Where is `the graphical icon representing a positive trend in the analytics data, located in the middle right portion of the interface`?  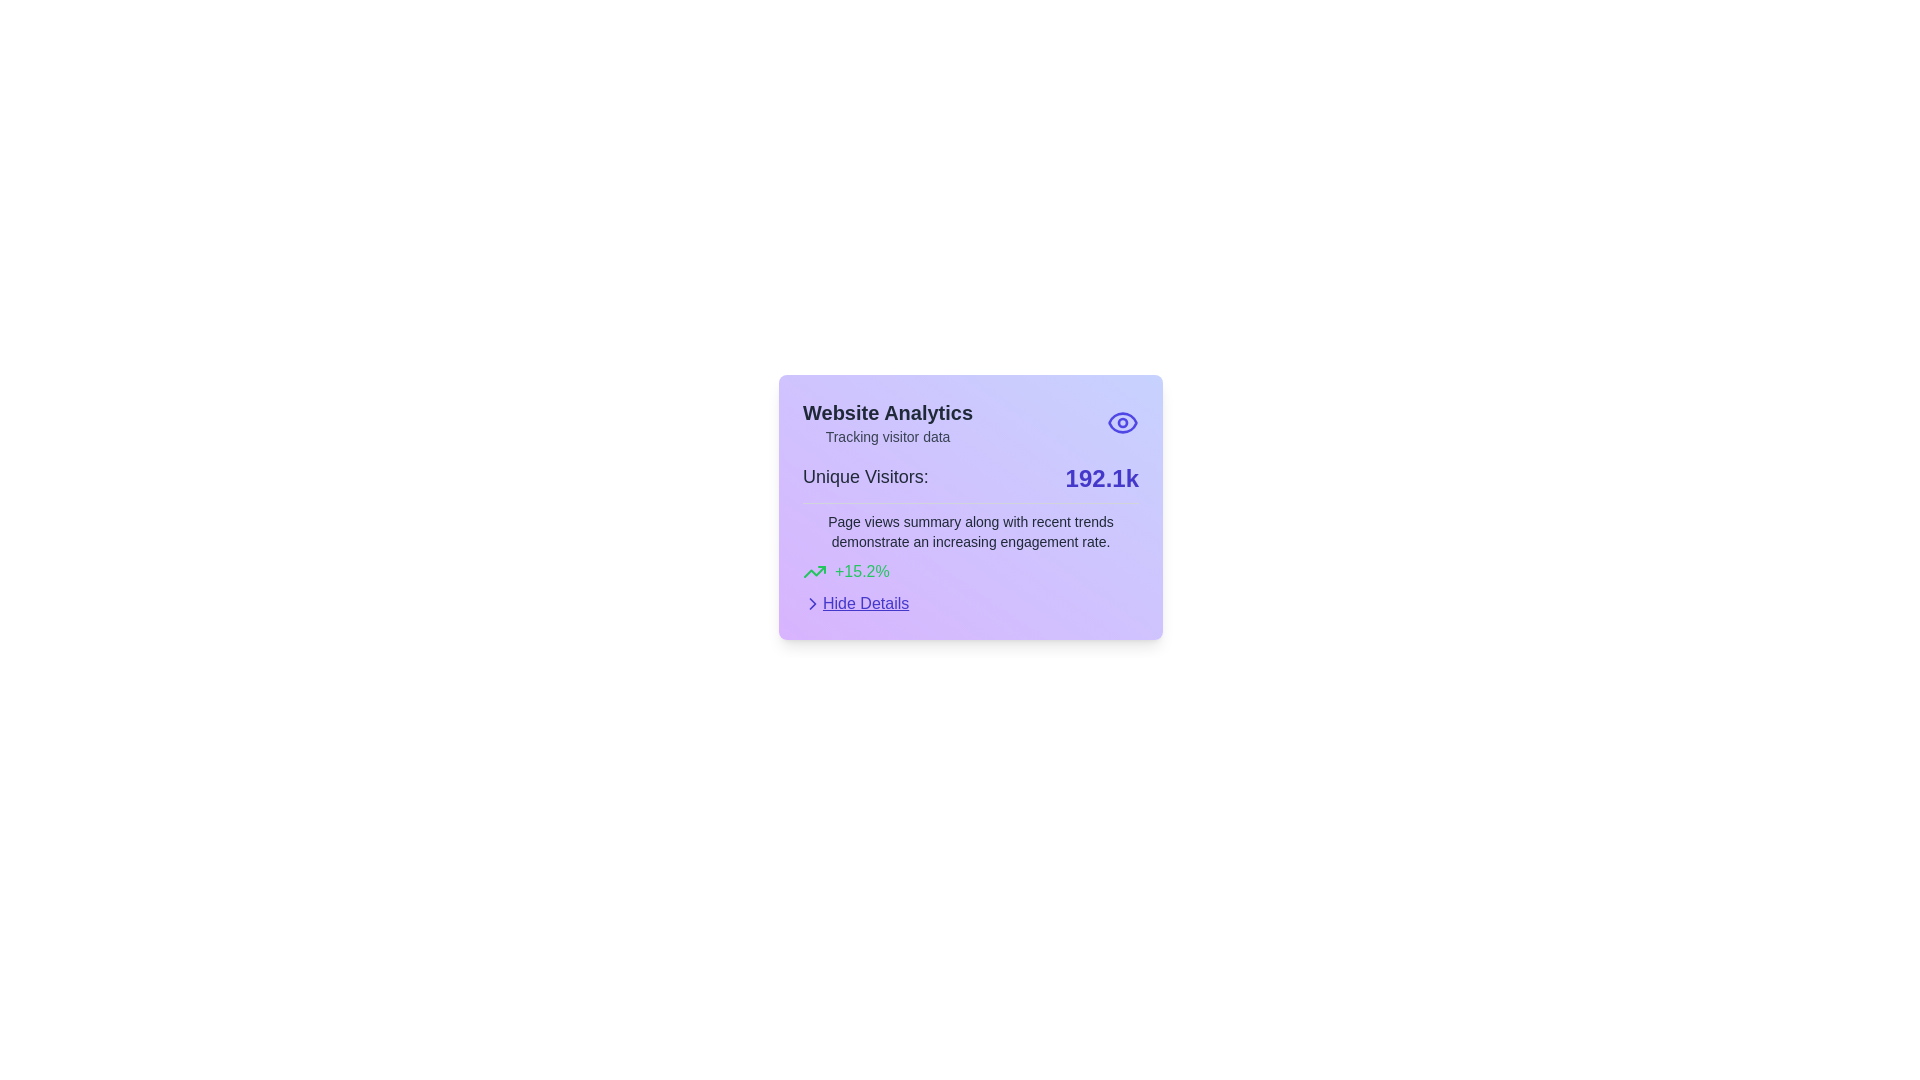
the graphical icon representing a positive trend in the analytics data, located in the middle right portion of the interface is located at coordinates (815, 571).